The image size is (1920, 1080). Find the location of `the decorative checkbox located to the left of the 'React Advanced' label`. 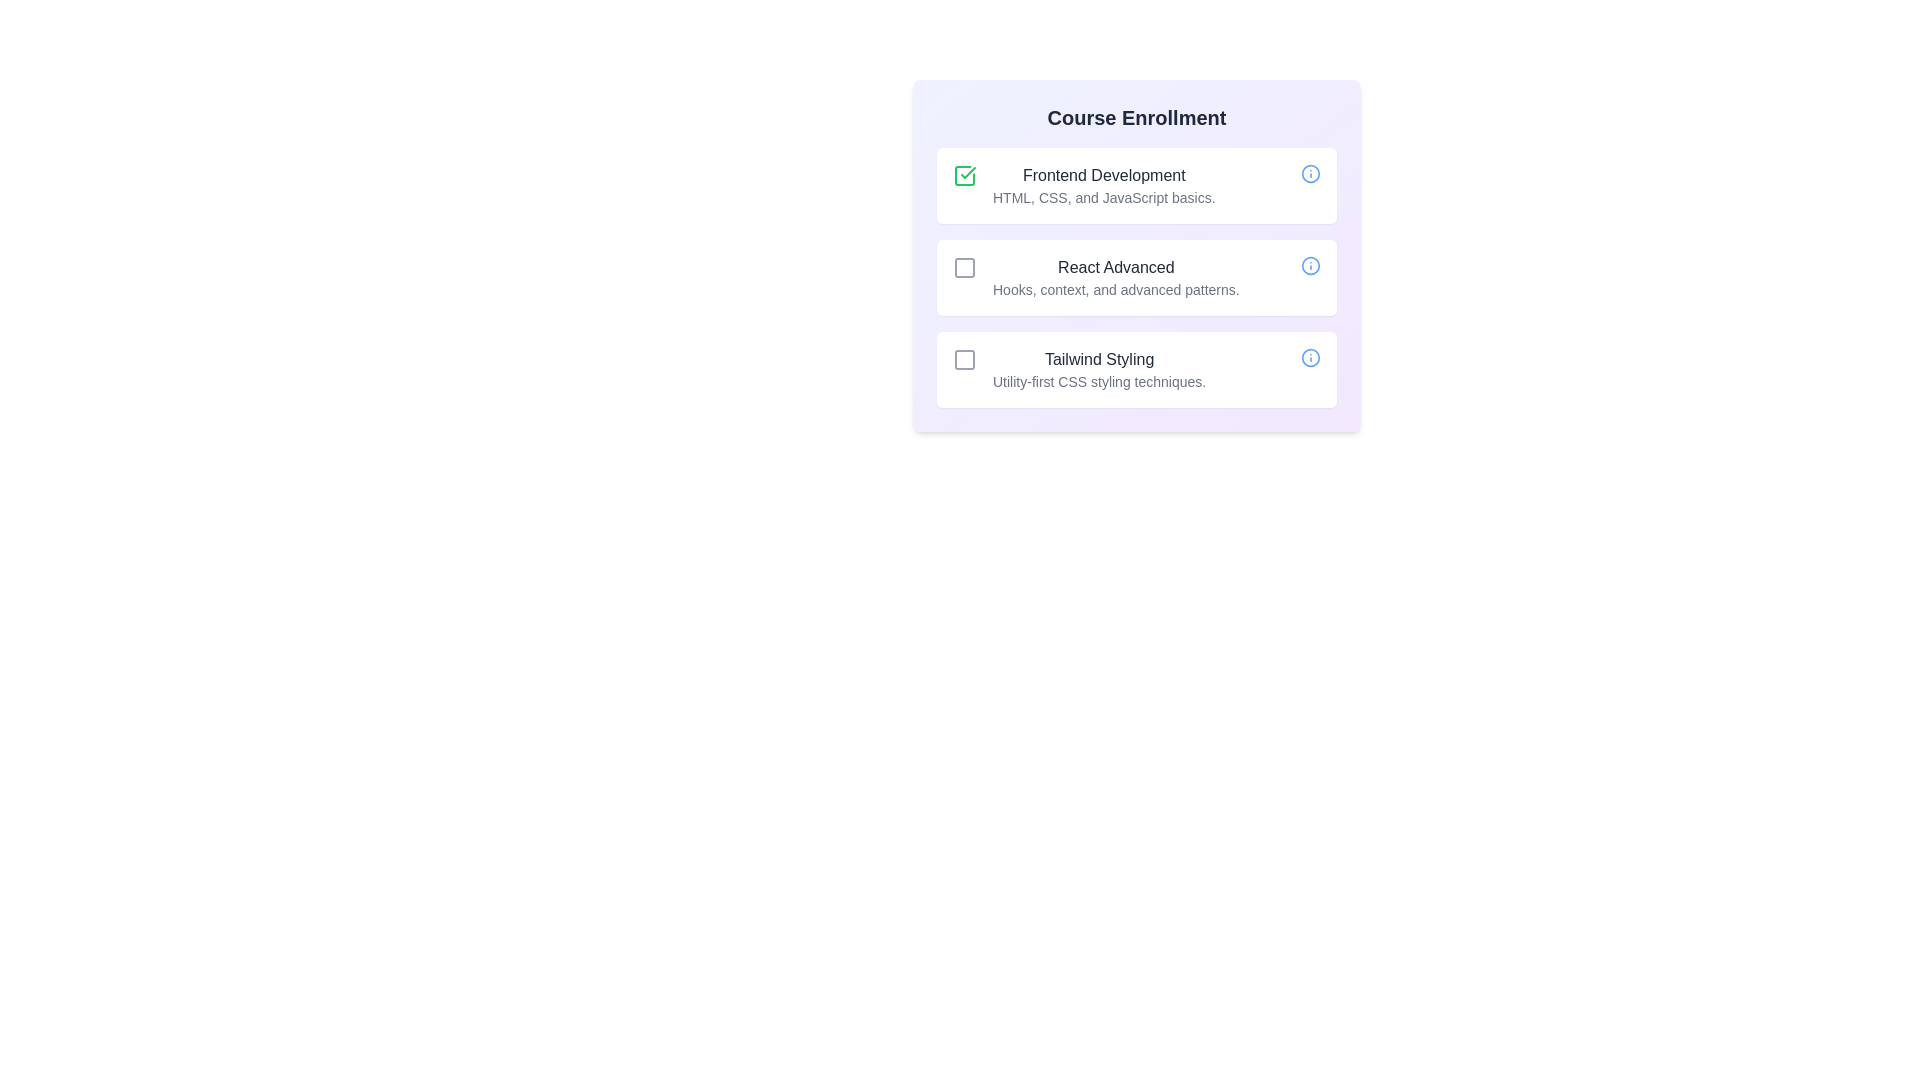

the decorative checkbox located to the left of the 'React Advanced' label is located at coordinates (964, 266).